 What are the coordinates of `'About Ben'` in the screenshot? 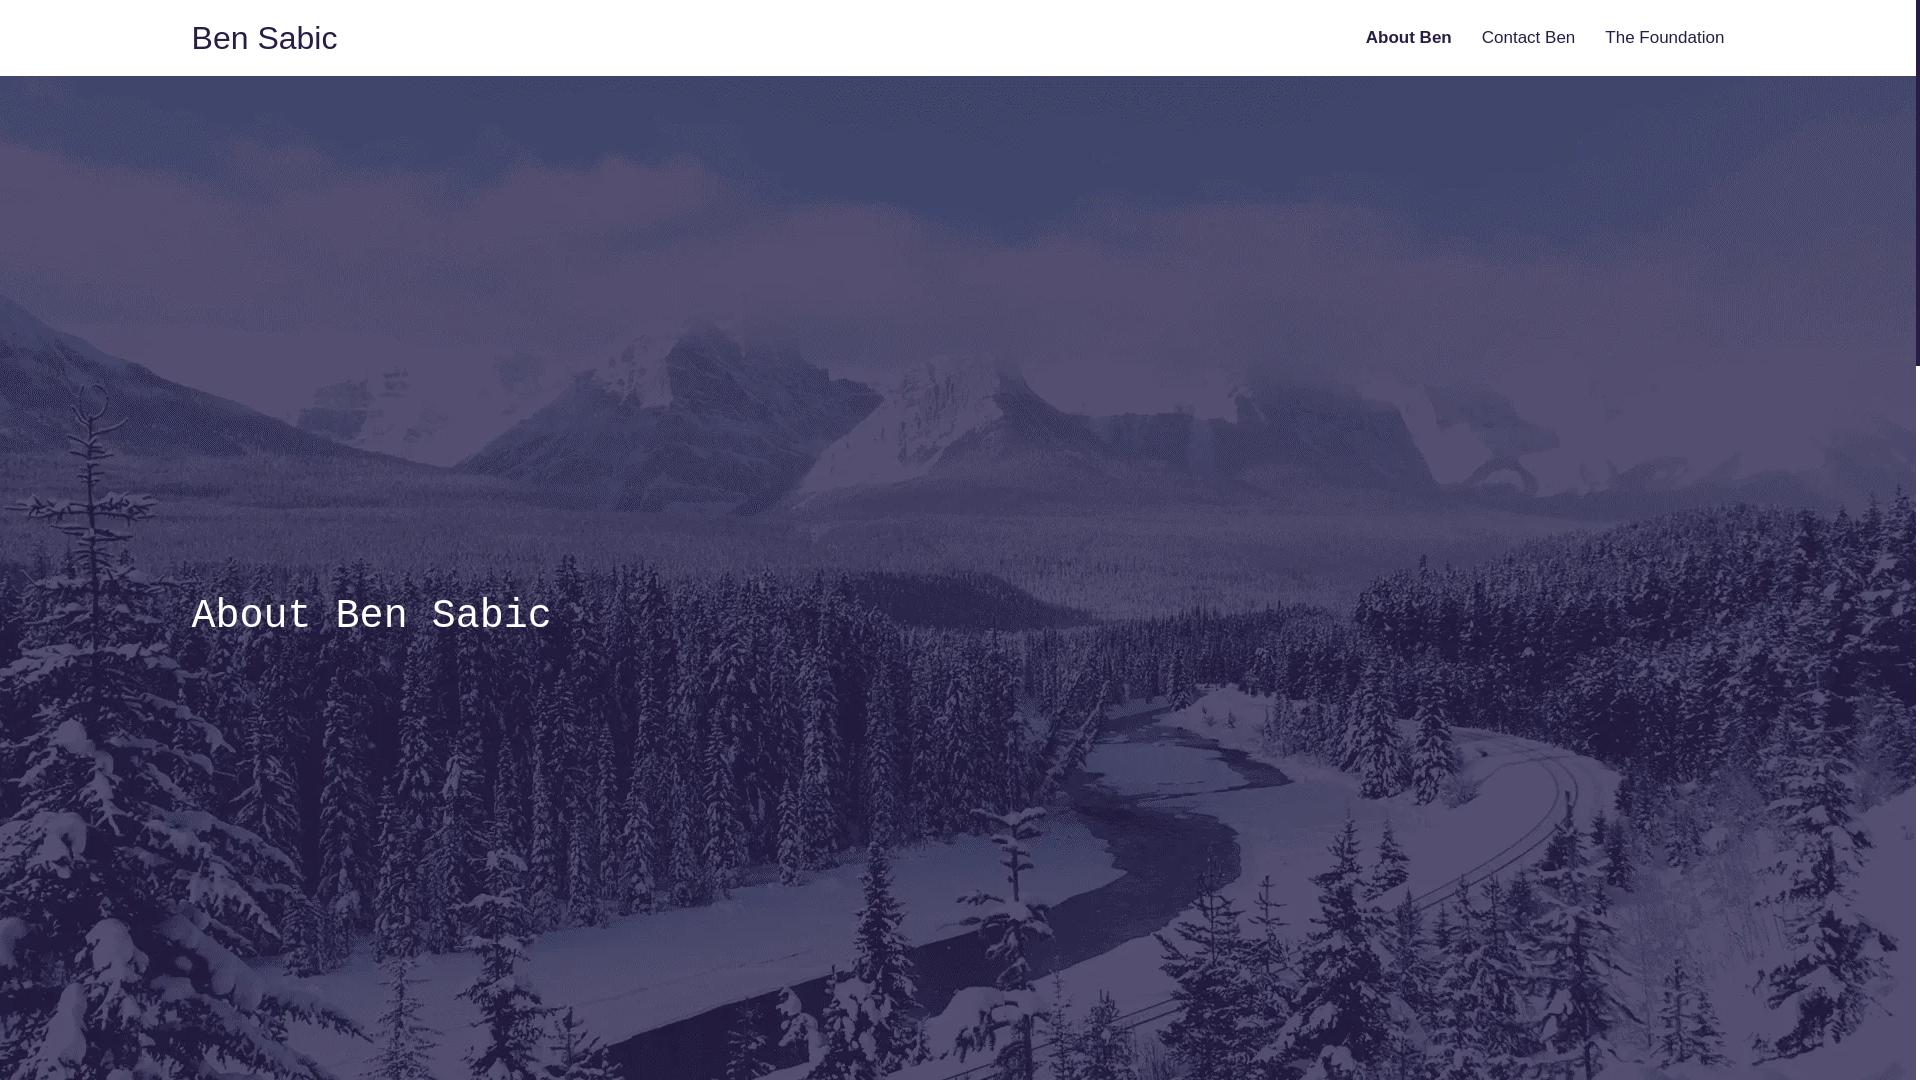 It's located at (1408, 37).